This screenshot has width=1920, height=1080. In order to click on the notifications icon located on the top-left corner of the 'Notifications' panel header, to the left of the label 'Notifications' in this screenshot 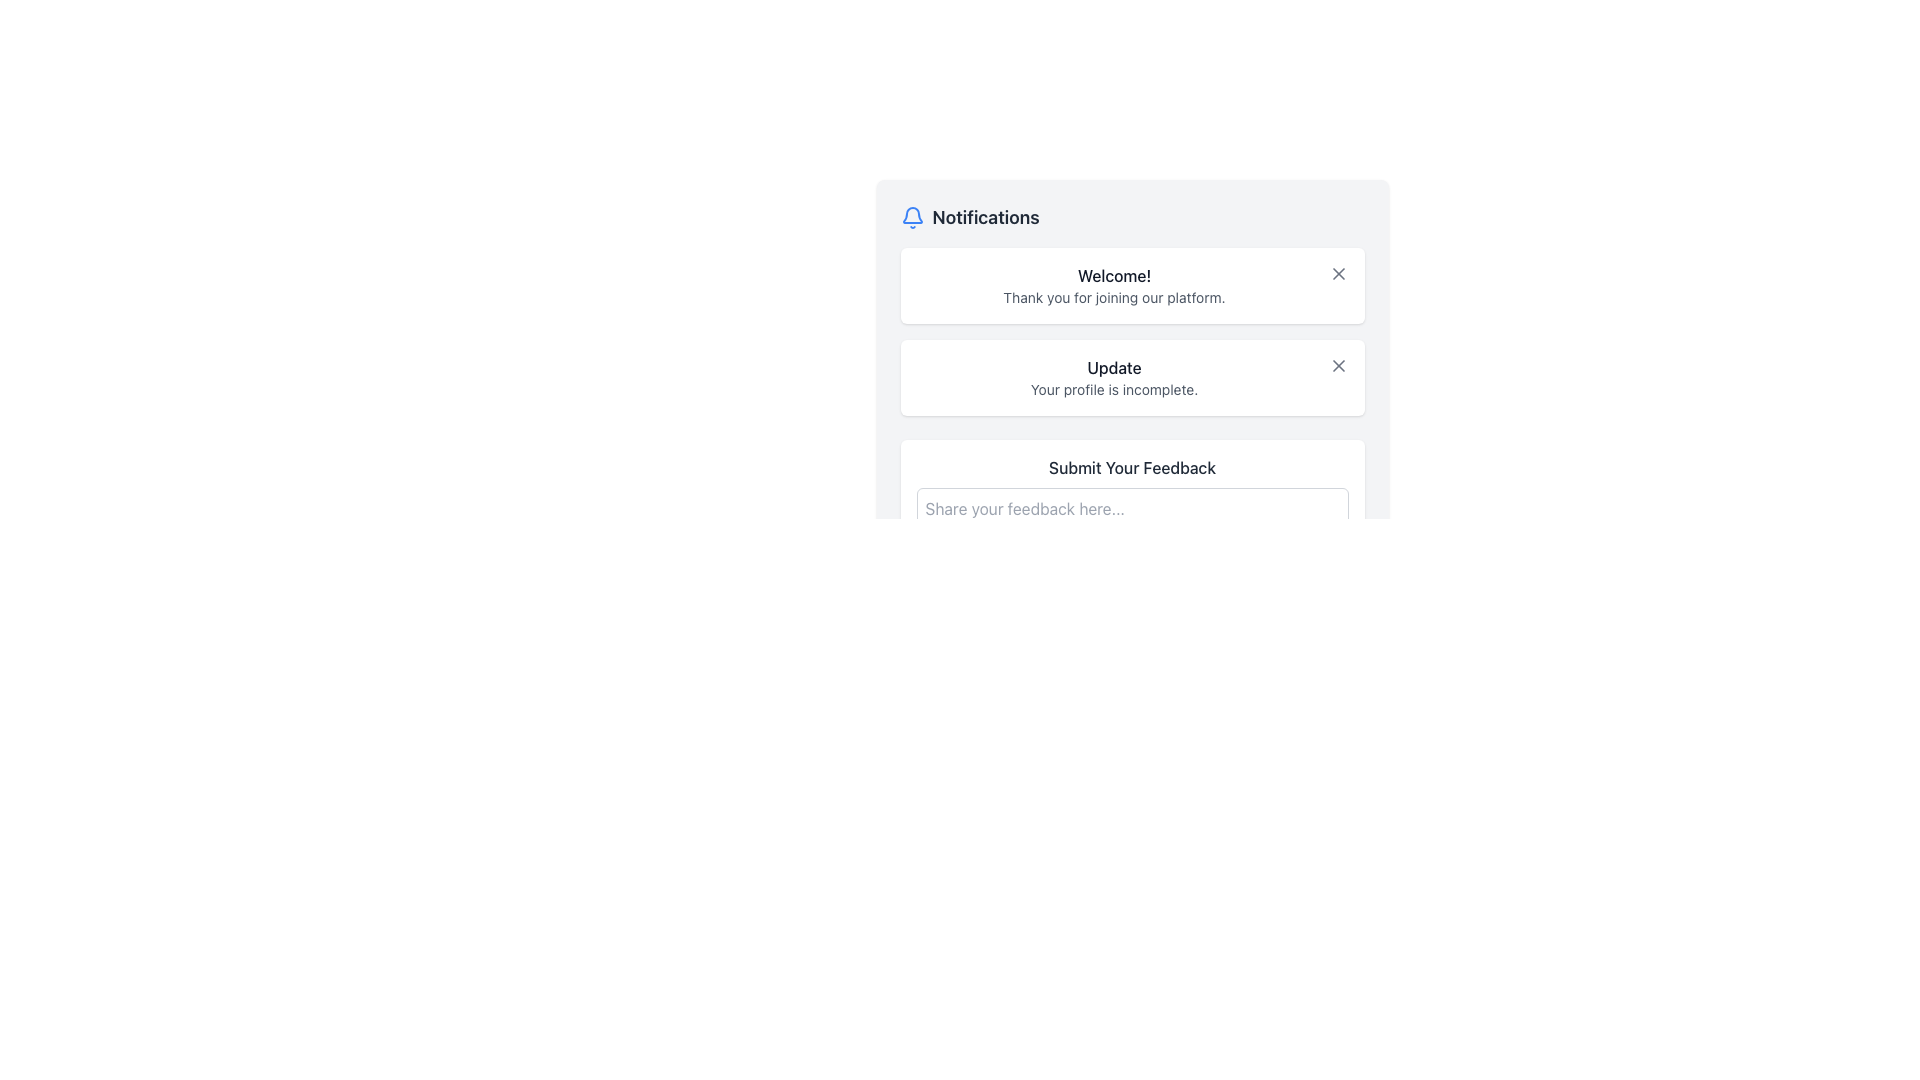, I will do `click(911, 218)`.